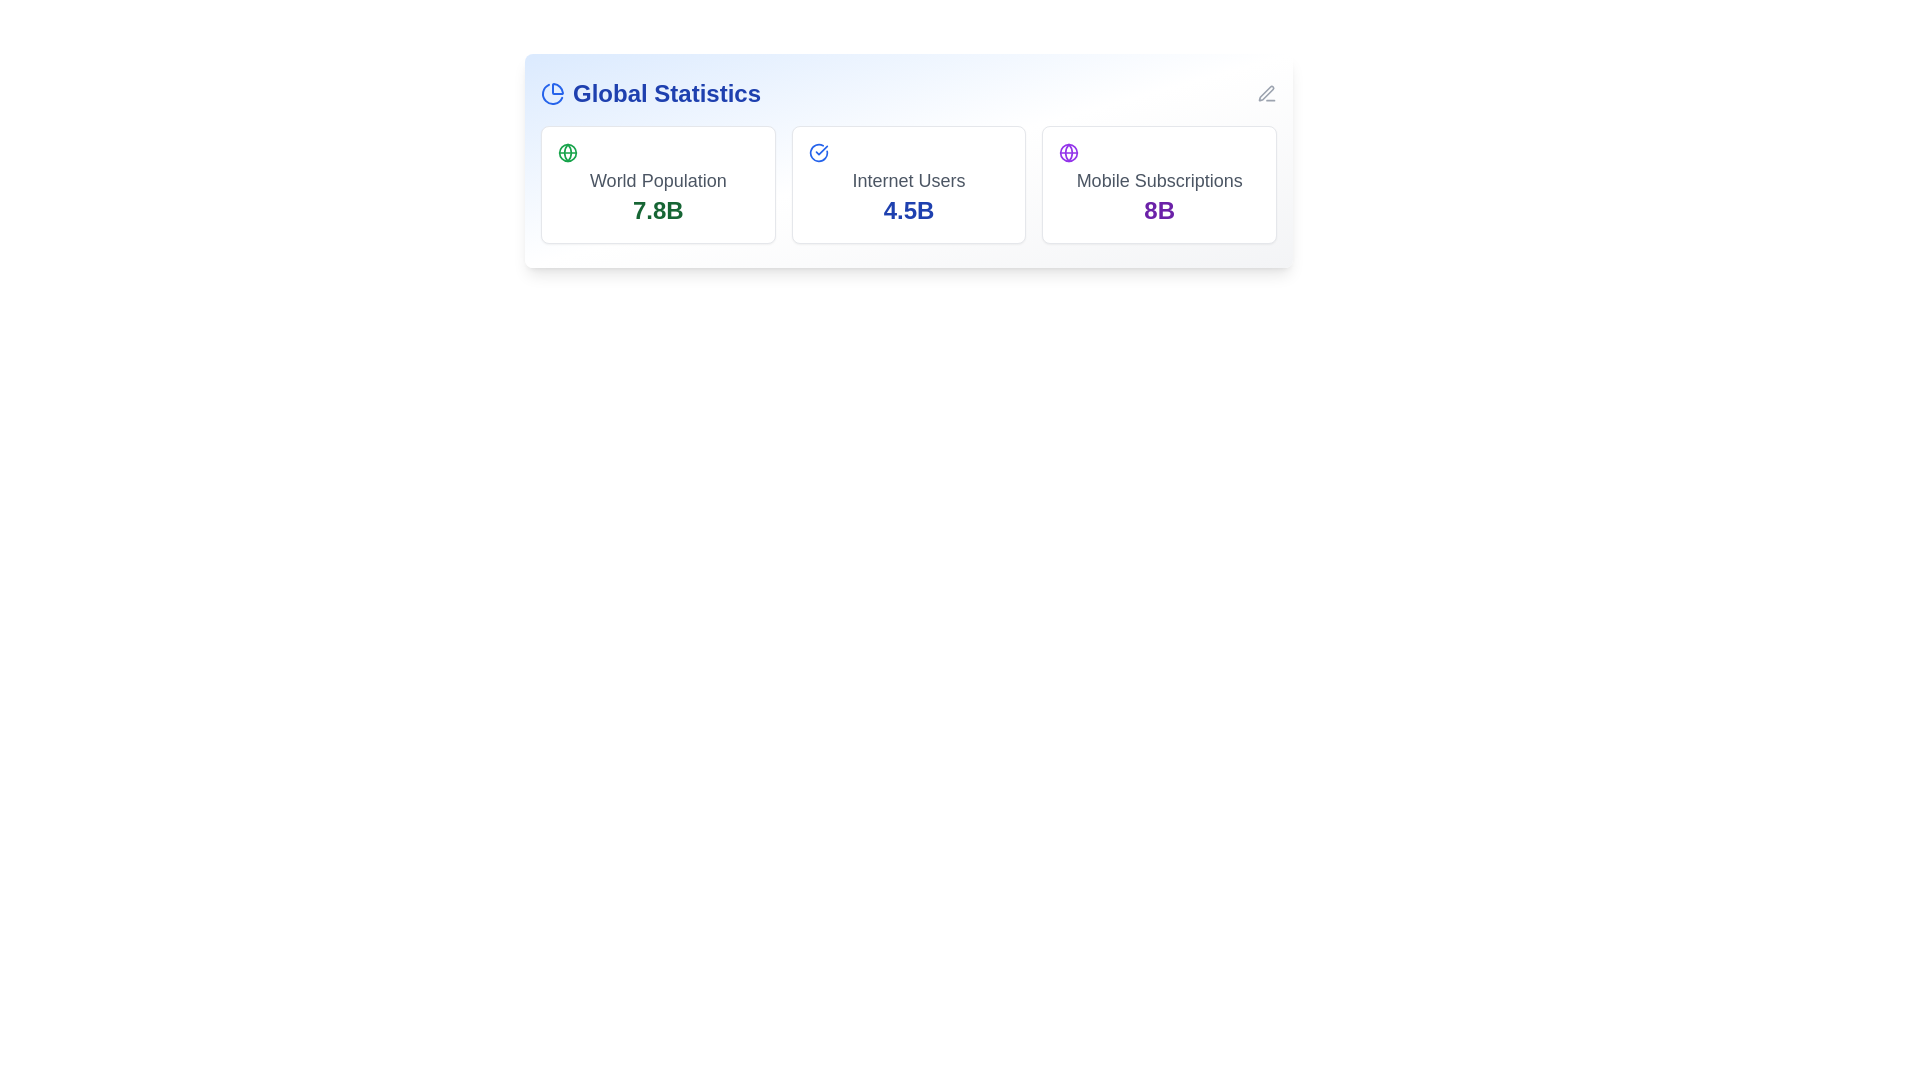 The image size is (1920, 1080). What do you see at coordinates (658, 211) in the screenshot?
I see `numeric value '7.8B' displayed in bold green text below the 'World Population' label in the first card of the dashboard interface` at bounding box center [658, 211].